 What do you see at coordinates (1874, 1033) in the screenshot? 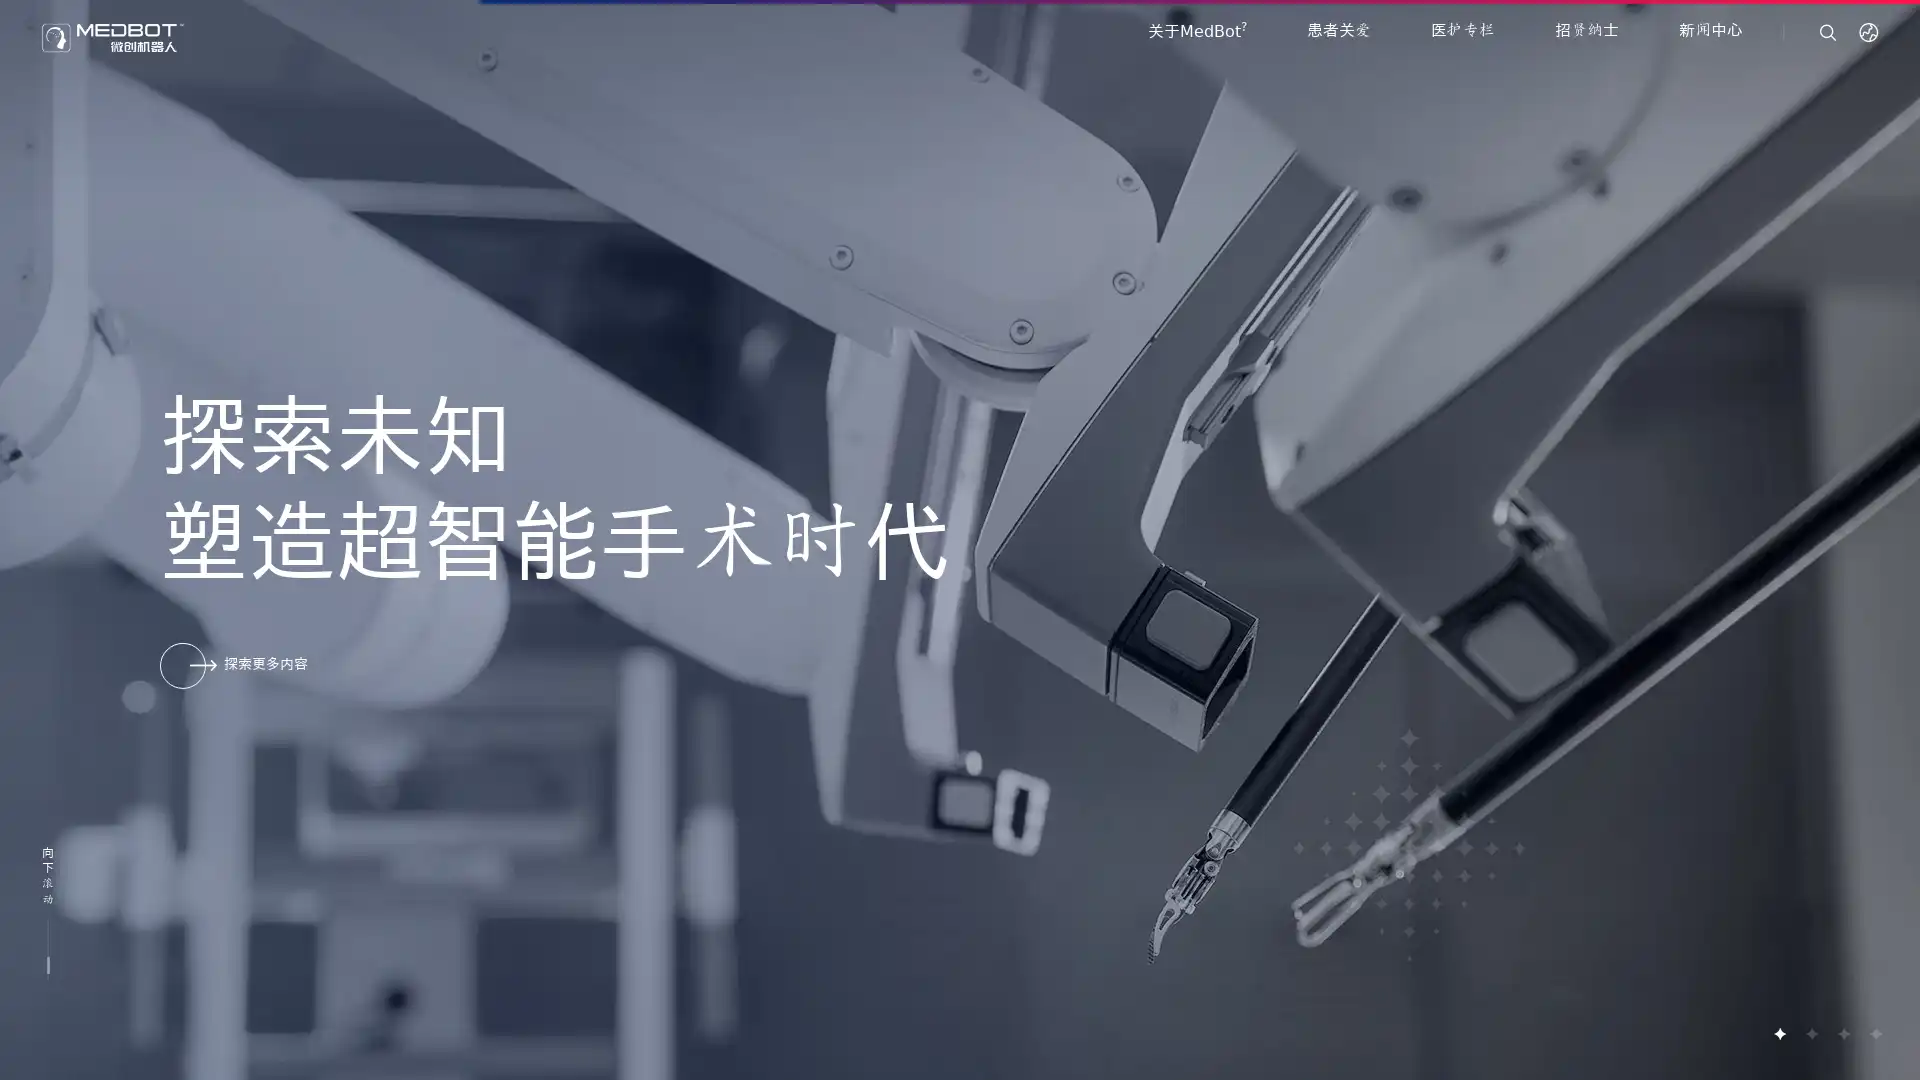
I see `Go to slide 4` at bounding box center [1874, 1033].